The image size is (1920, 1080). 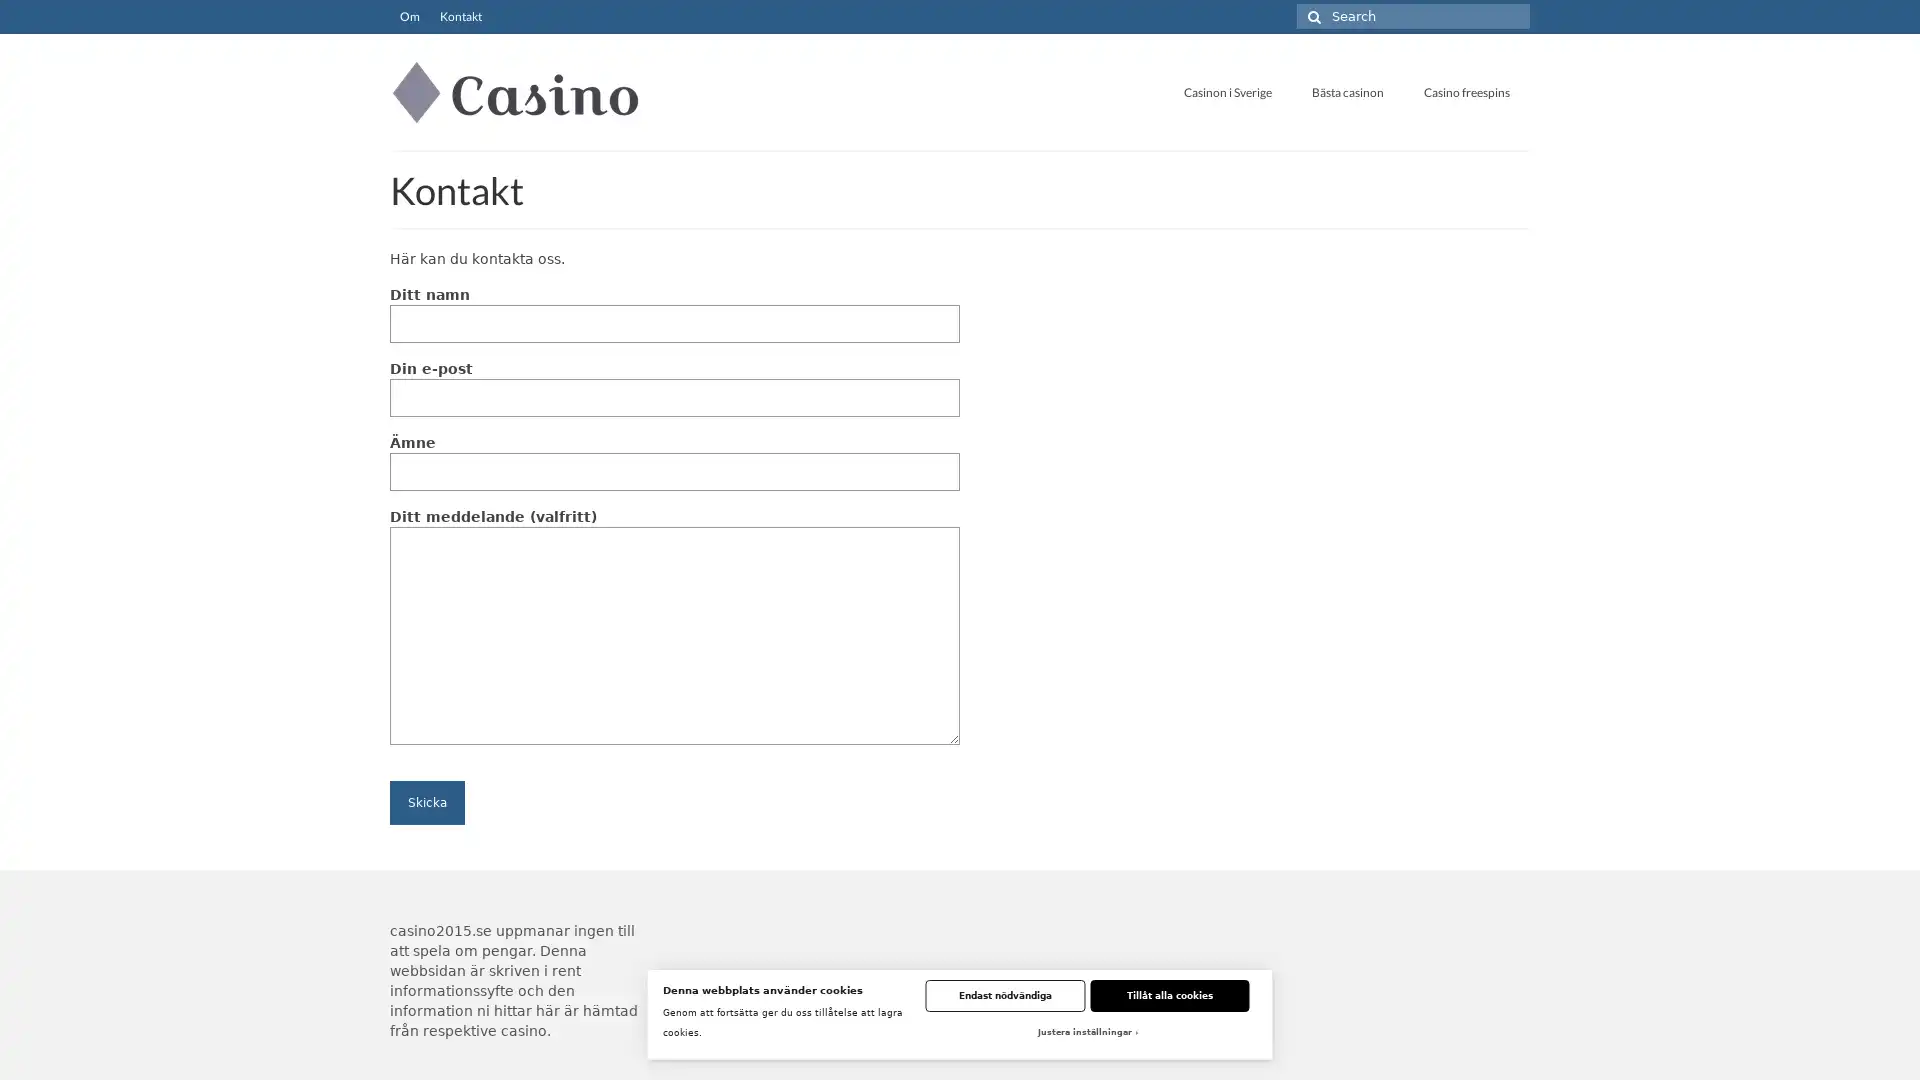 What do you see at coordinates (1085, 1033) in the screenshot?
I see `Justera installningar` at bounding box center [1085, 1033].